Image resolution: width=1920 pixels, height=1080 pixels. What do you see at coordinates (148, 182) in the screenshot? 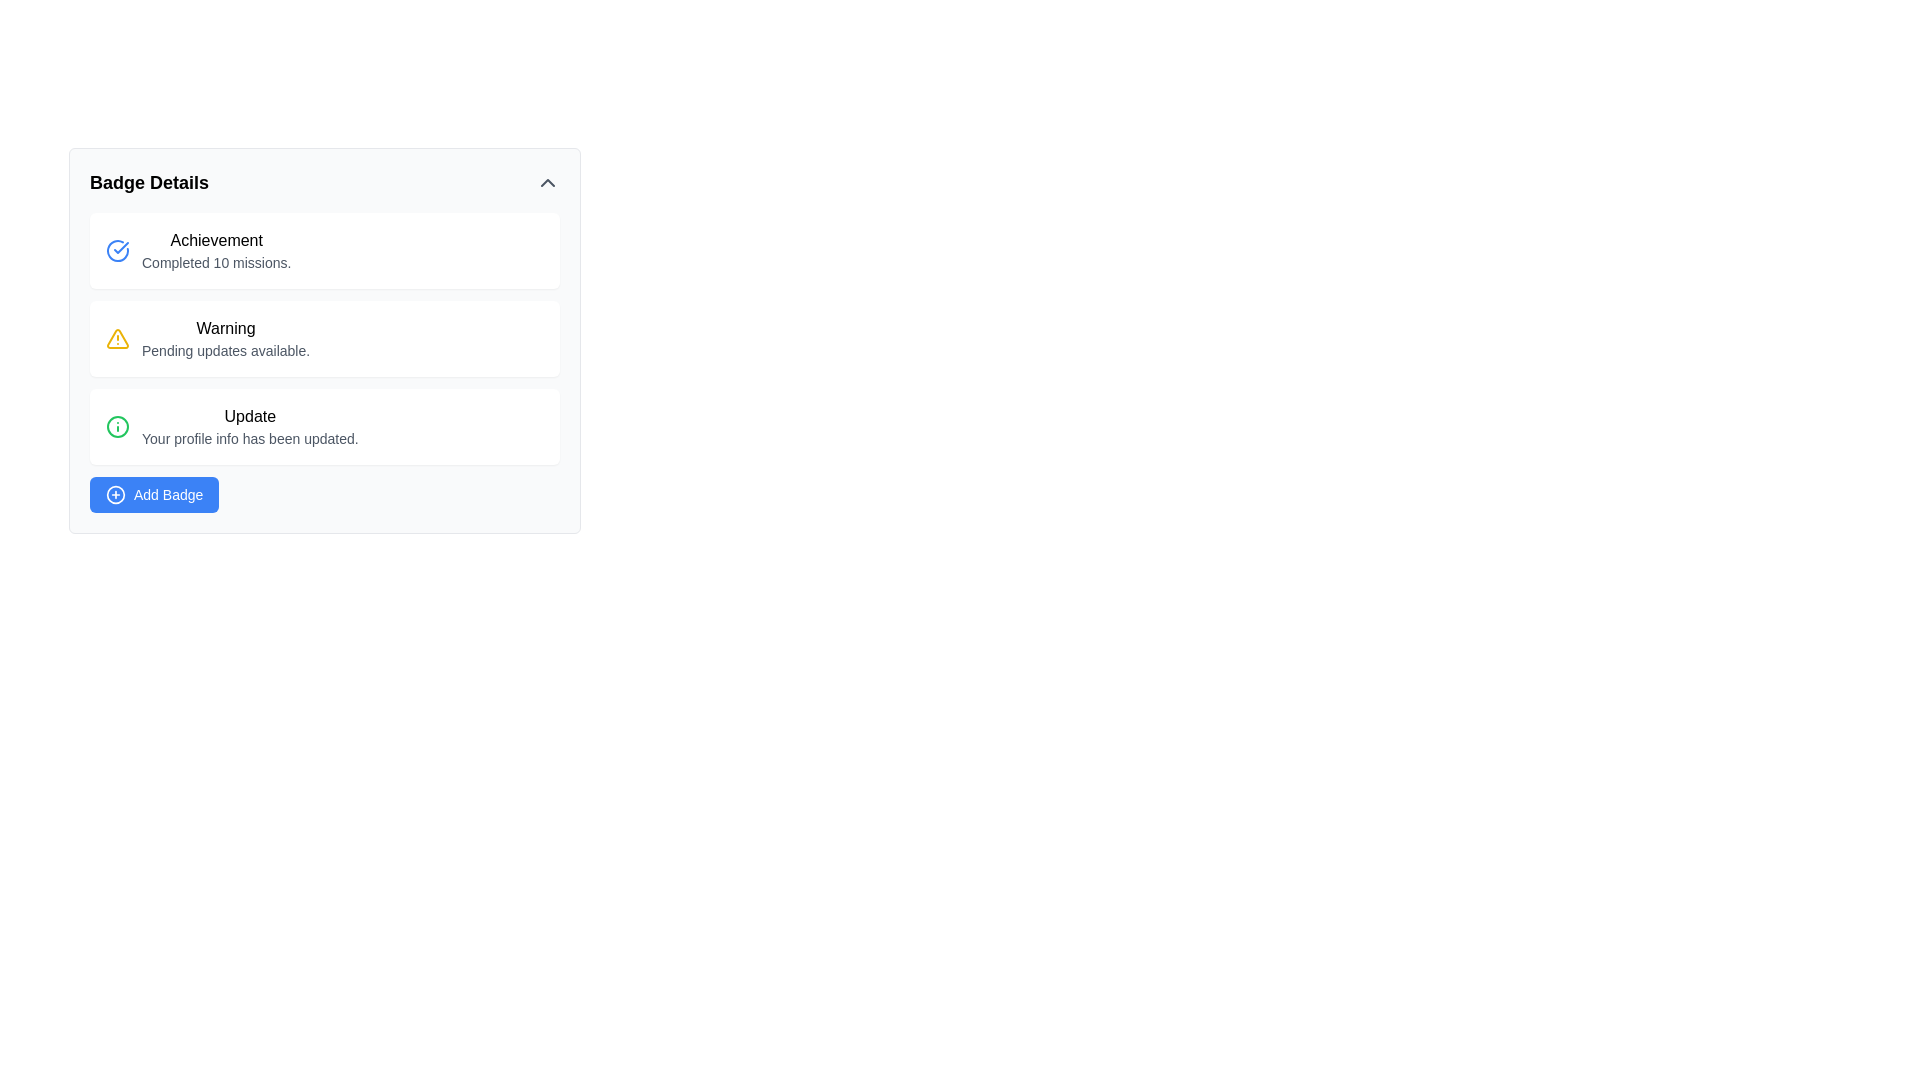
I see `the static text label that serves as a section header indicating badge information, located at the top-left corner of the interface` at bounding box center [148, 182].